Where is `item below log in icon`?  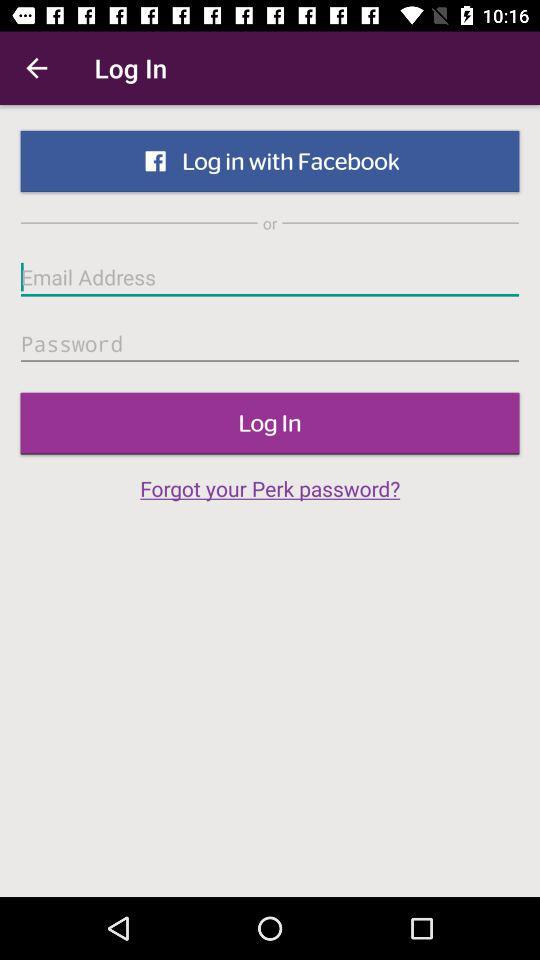
item below log in icon is located at coordinates (270, 487).